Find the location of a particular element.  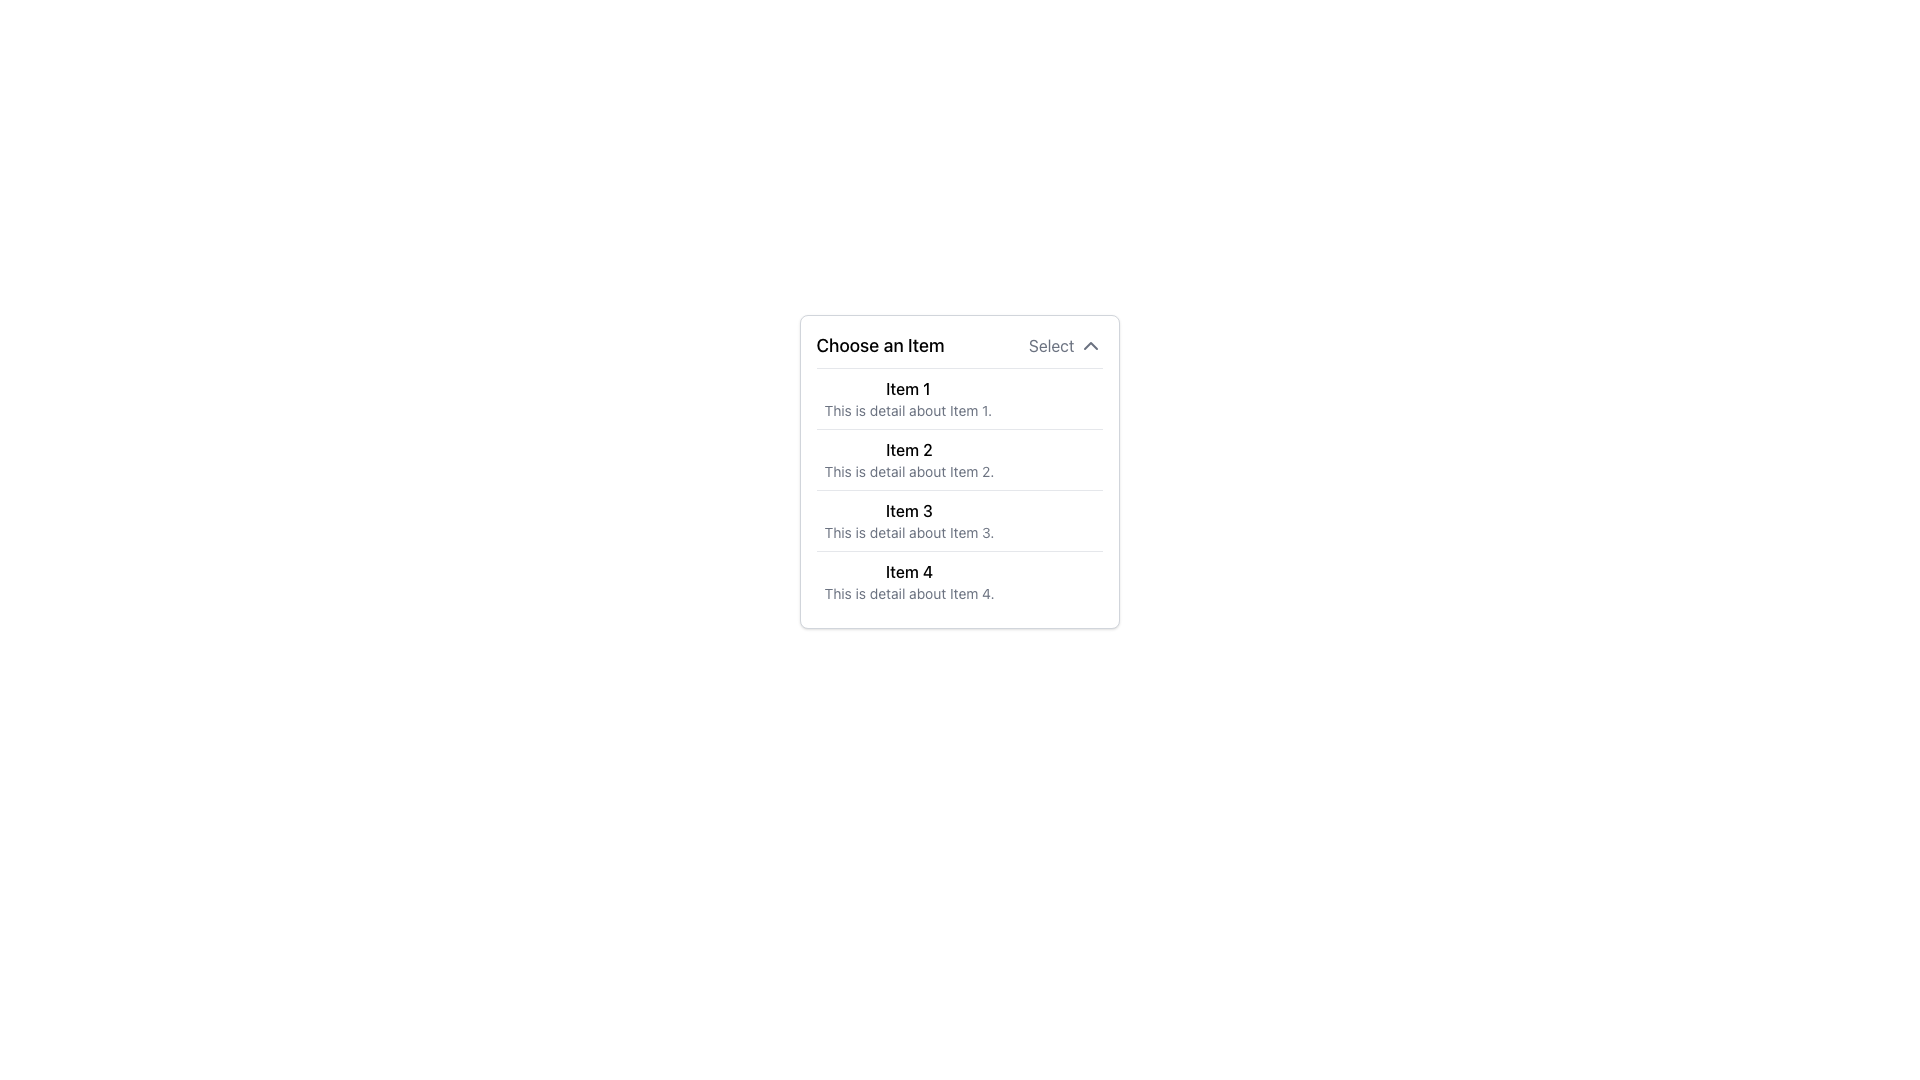

the first list item element titled 'Item 1' within the dropdown menu under 'Choose an Item' is located at coordinates (907, 398).